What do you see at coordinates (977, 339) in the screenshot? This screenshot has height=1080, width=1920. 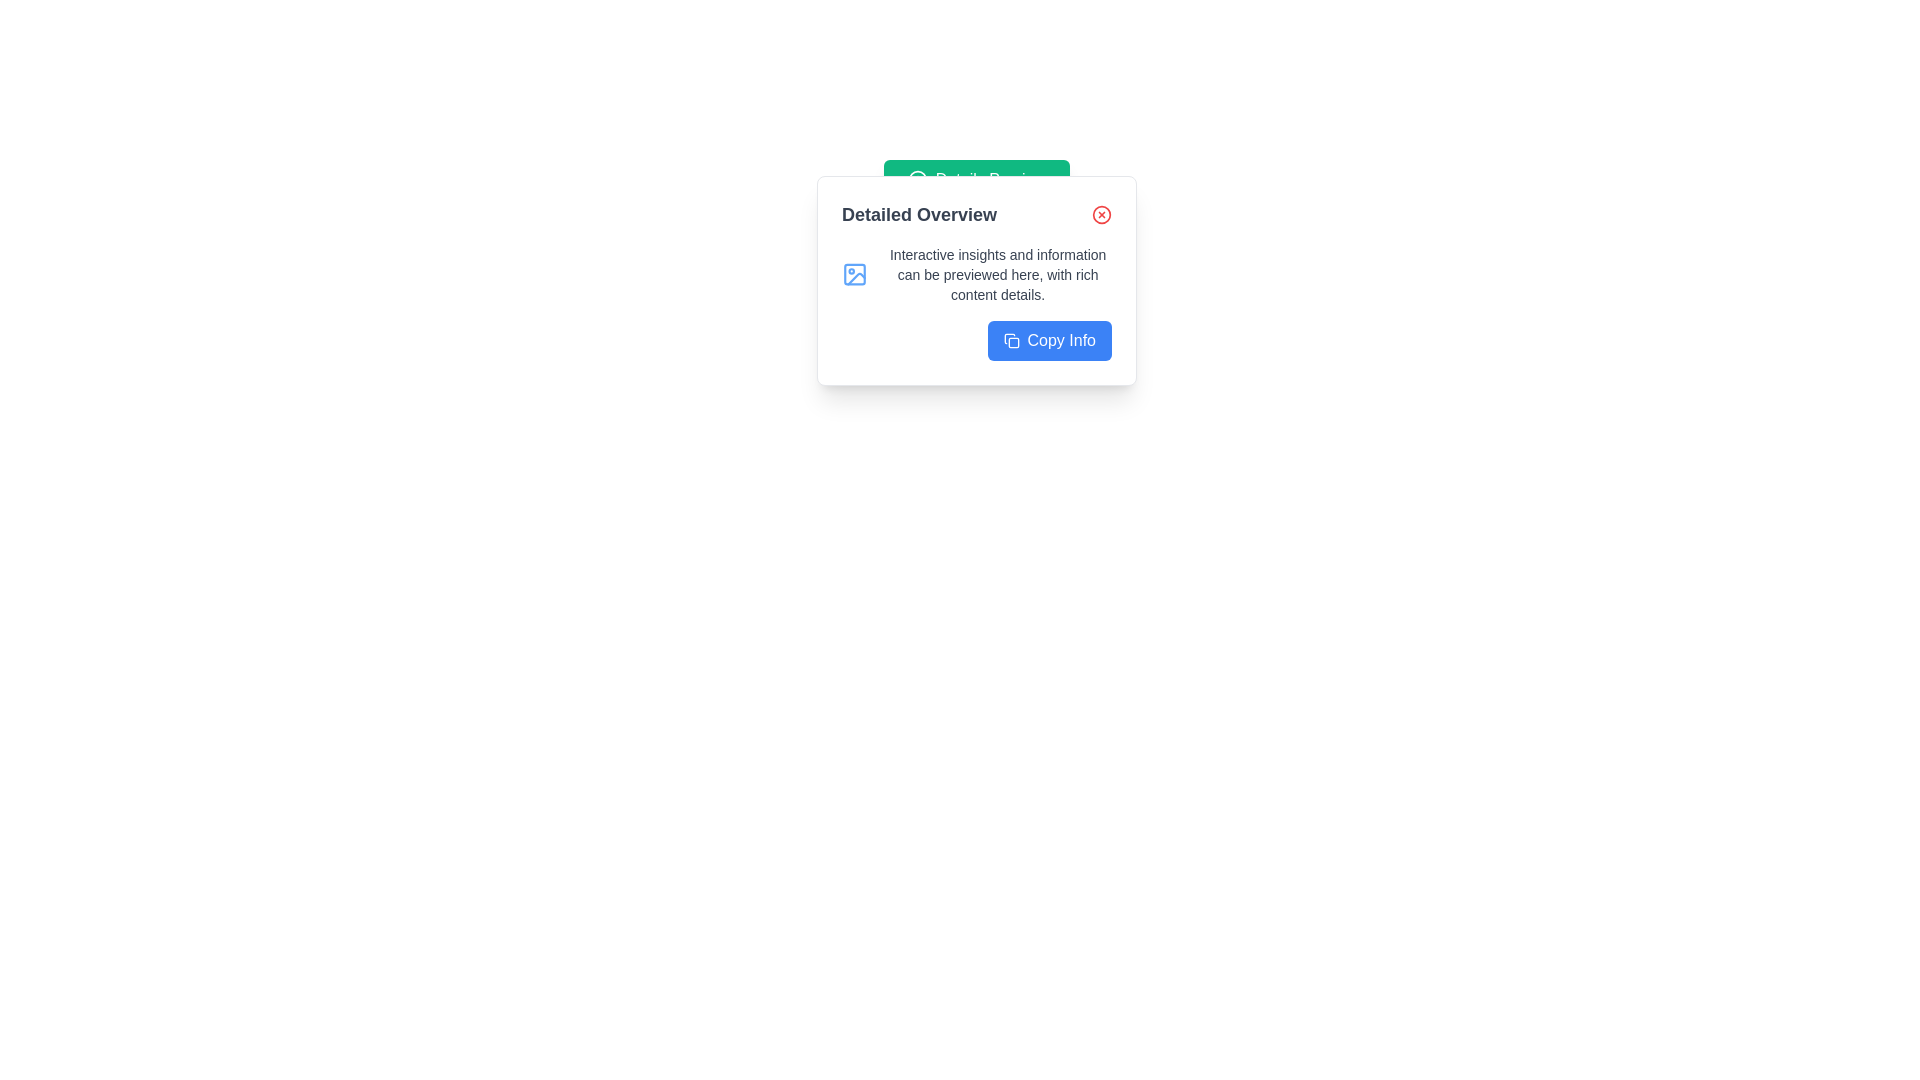 I see `the blue button labeled 'Copy Info' to observe any hover effects` at bounding box center [977, 339].